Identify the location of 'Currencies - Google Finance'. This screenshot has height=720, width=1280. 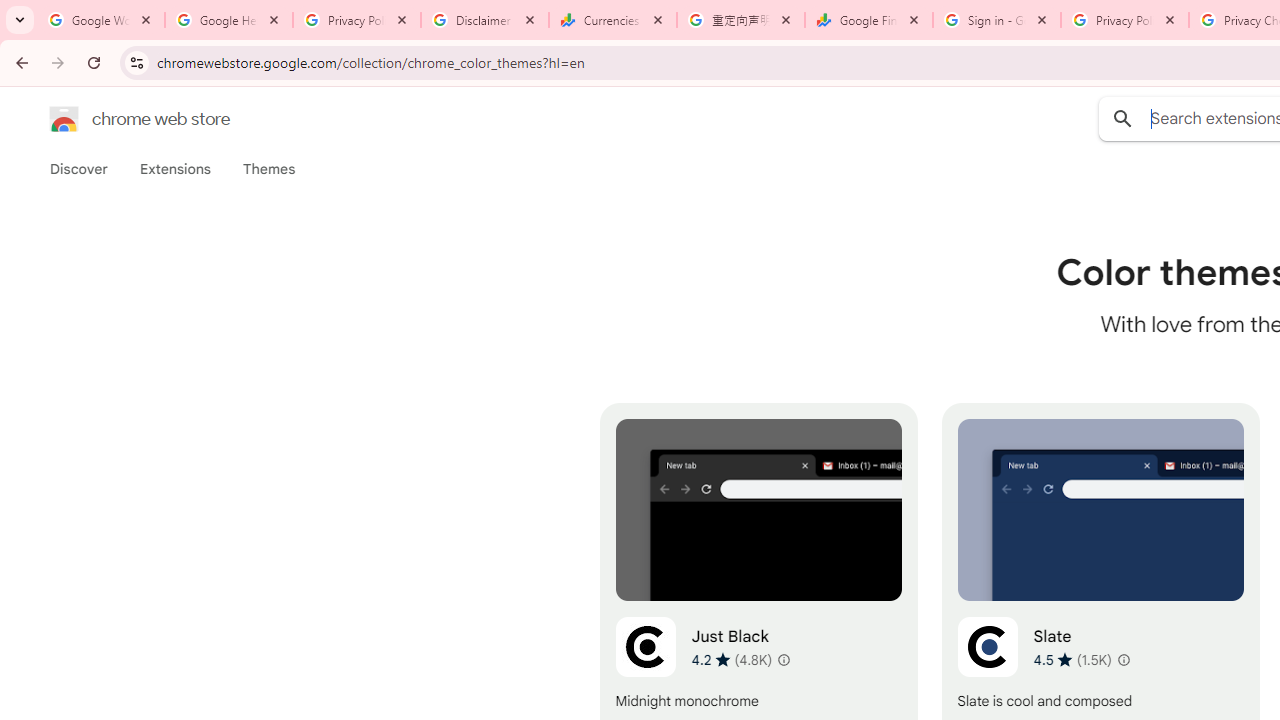
(612, 20).